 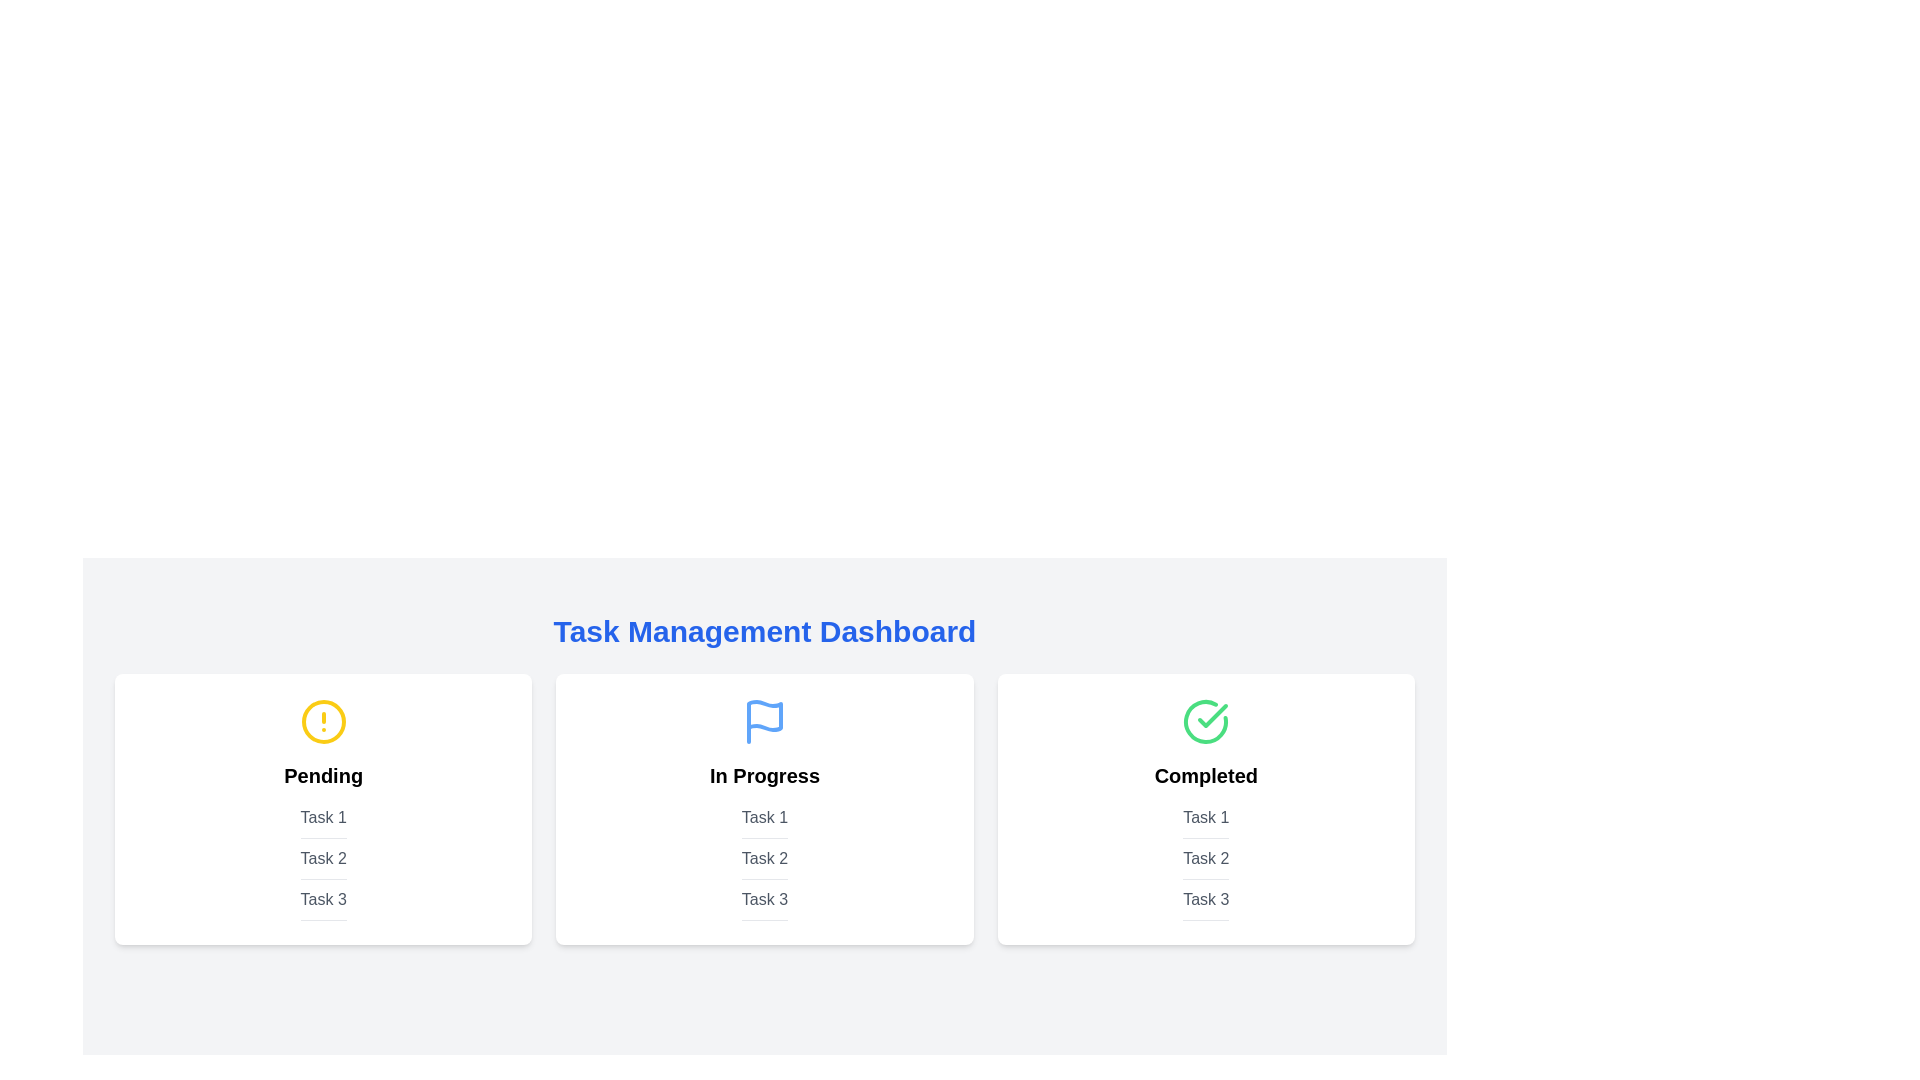 What do you see at coordinates (323, 904) in the screenshot?
I see `the text label for 'Task 3' in the Pending category of the Task Management Dashboard, which is the last subtask listed` at bounding box center [323, 904].